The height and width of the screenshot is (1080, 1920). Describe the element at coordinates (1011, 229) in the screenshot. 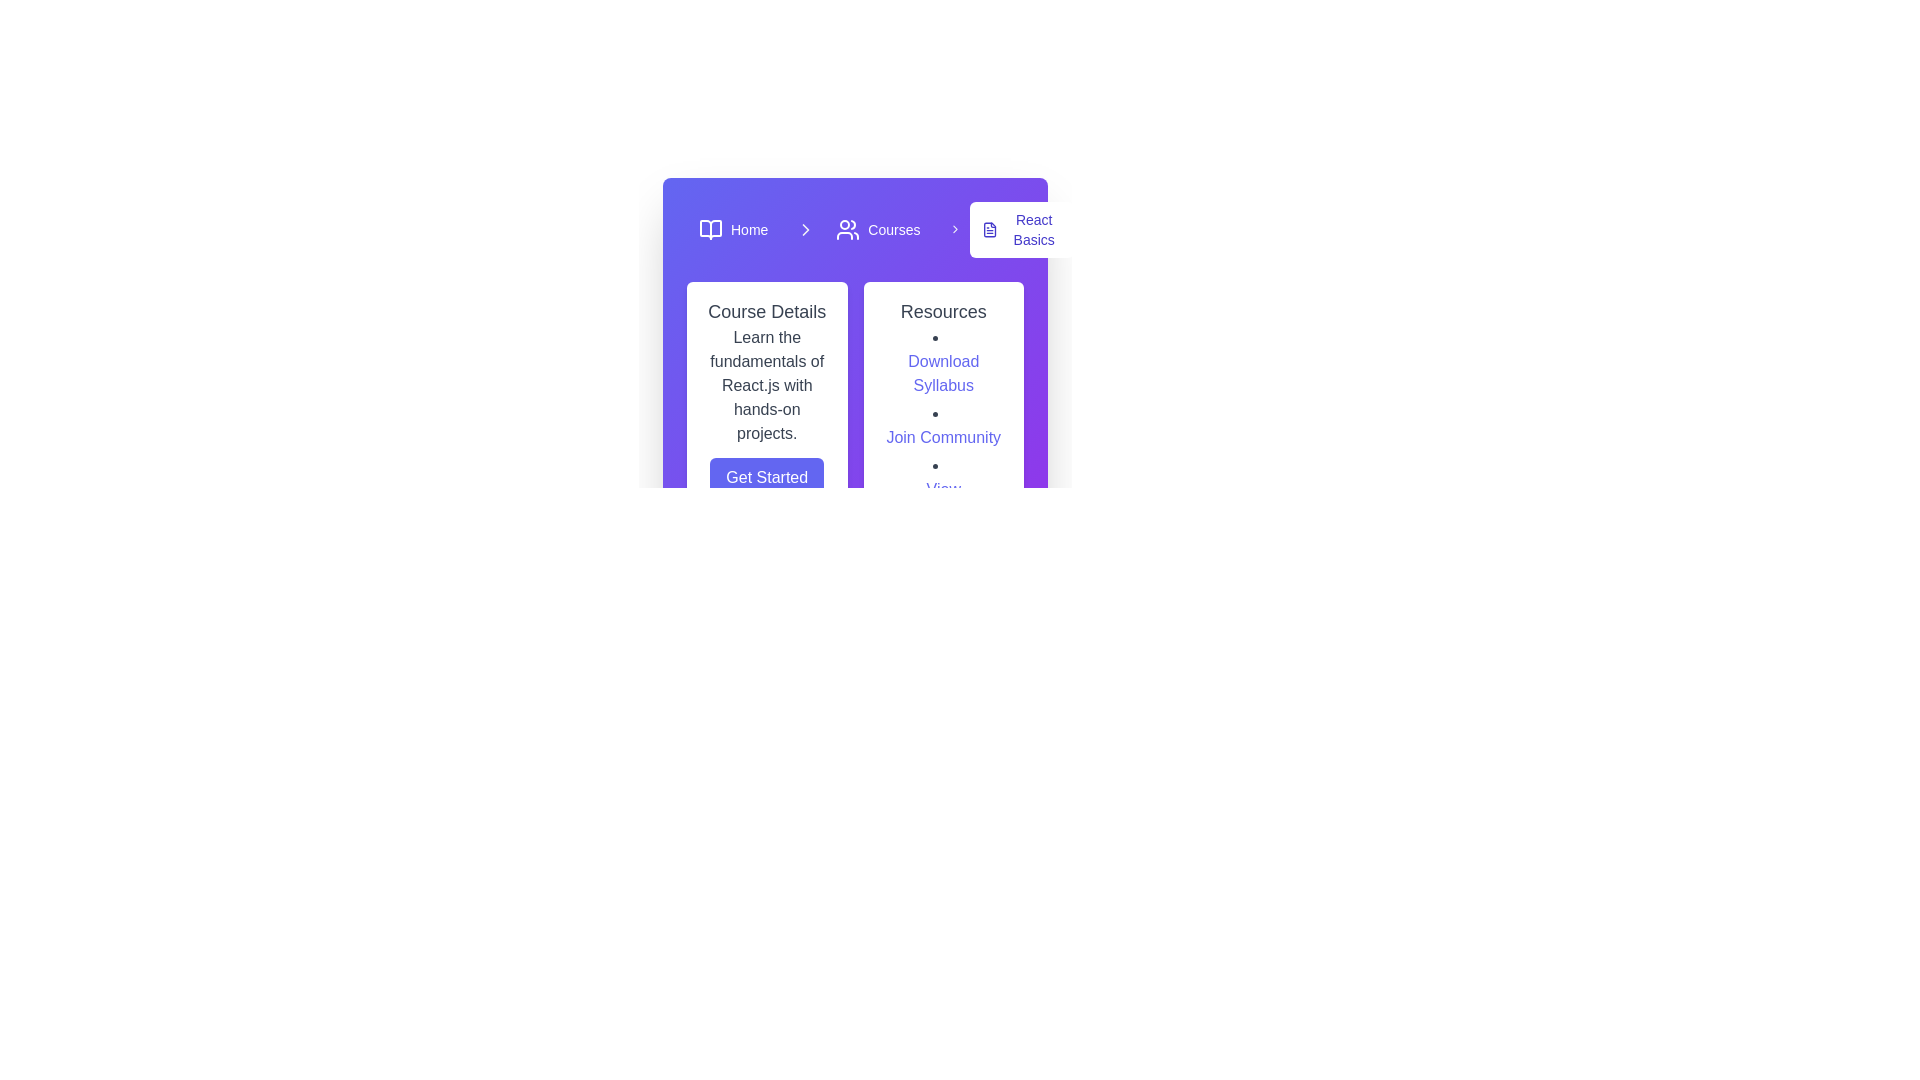

I see `the 'React Basics' Breadcrumb link item, which is styled with indigo-blue text and a rounded white background, located in the breadcrumb navigation bar` at that location.